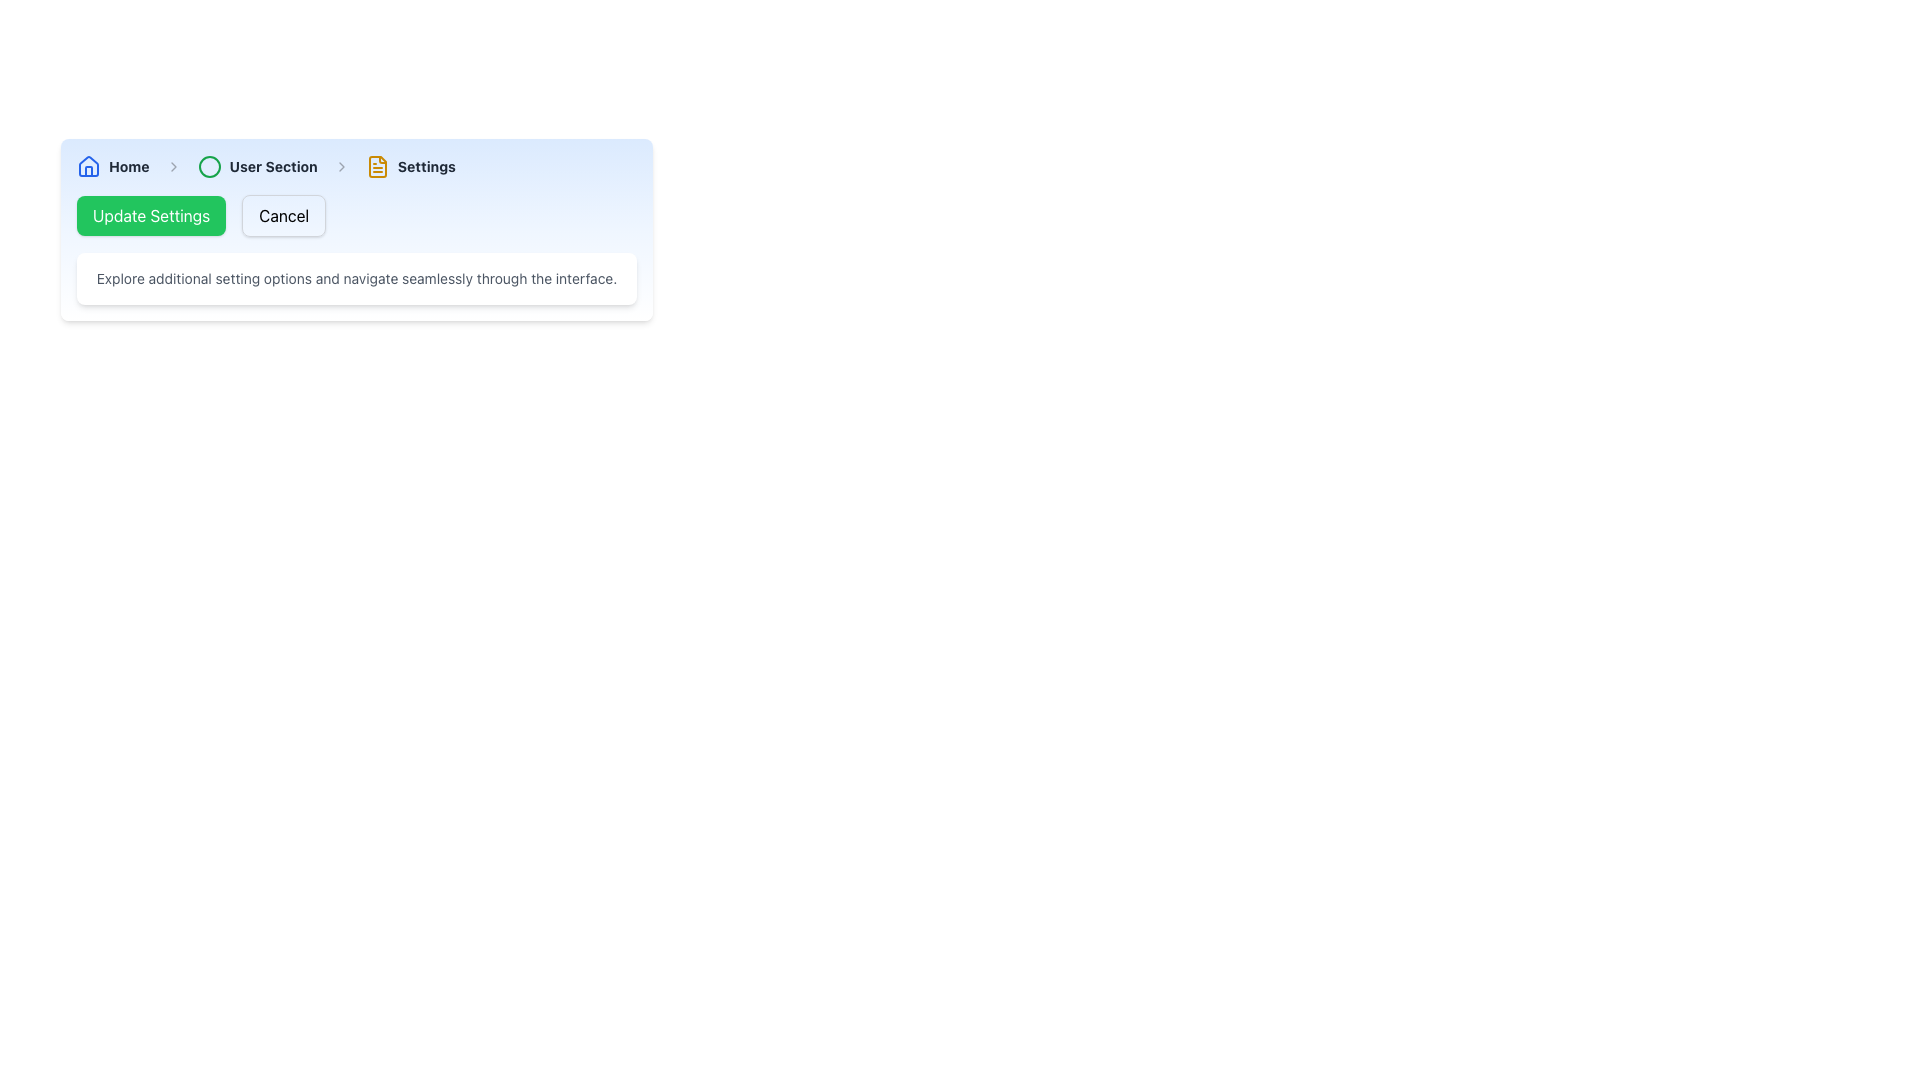 The width and height of the screenshot is (1920, 1080). Describe the element at coordinates (88, 165) in the screenshot. I see `the house-shaped icon with a blue stroke, located at the beginning of the breadcrumb navigation bar, to the left of the 'Home' text label` at that location.